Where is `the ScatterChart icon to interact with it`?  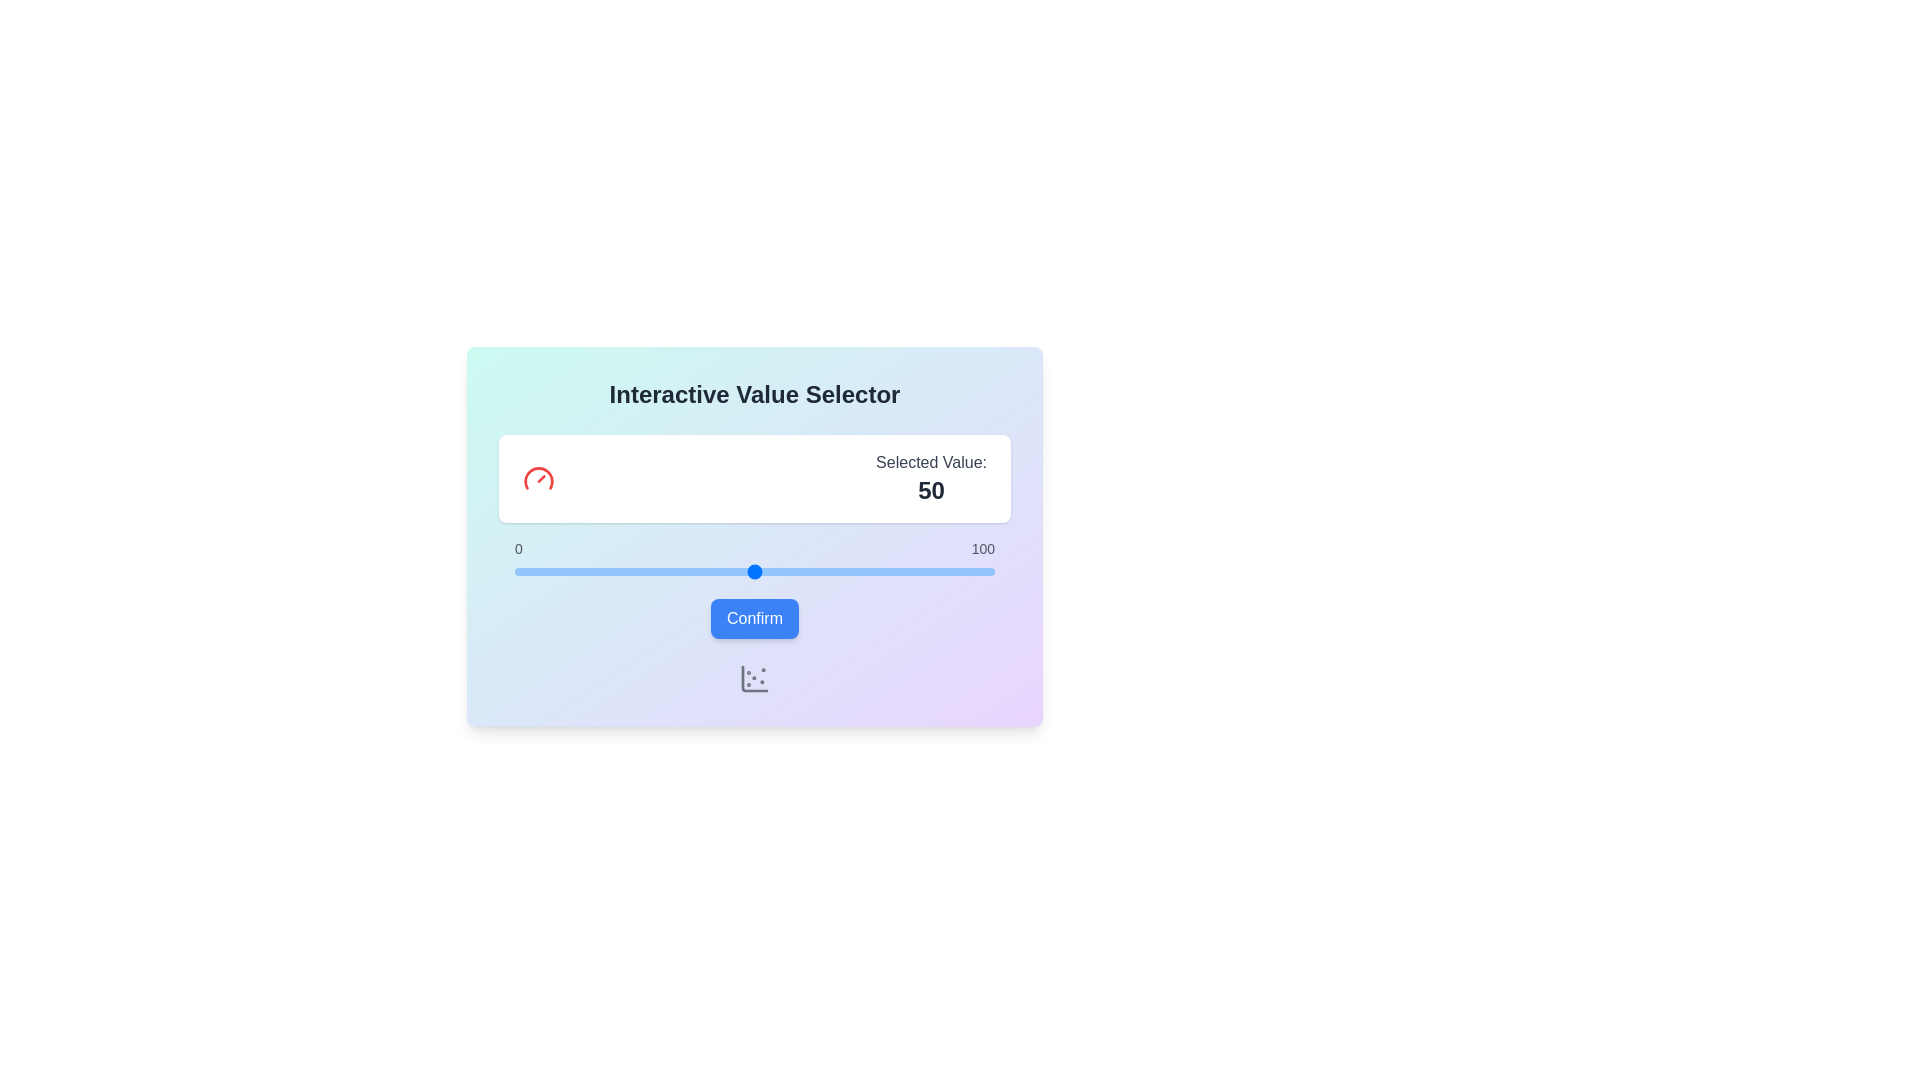
the ScatterChart icon to interact with it is located at coordinates (753, 677).